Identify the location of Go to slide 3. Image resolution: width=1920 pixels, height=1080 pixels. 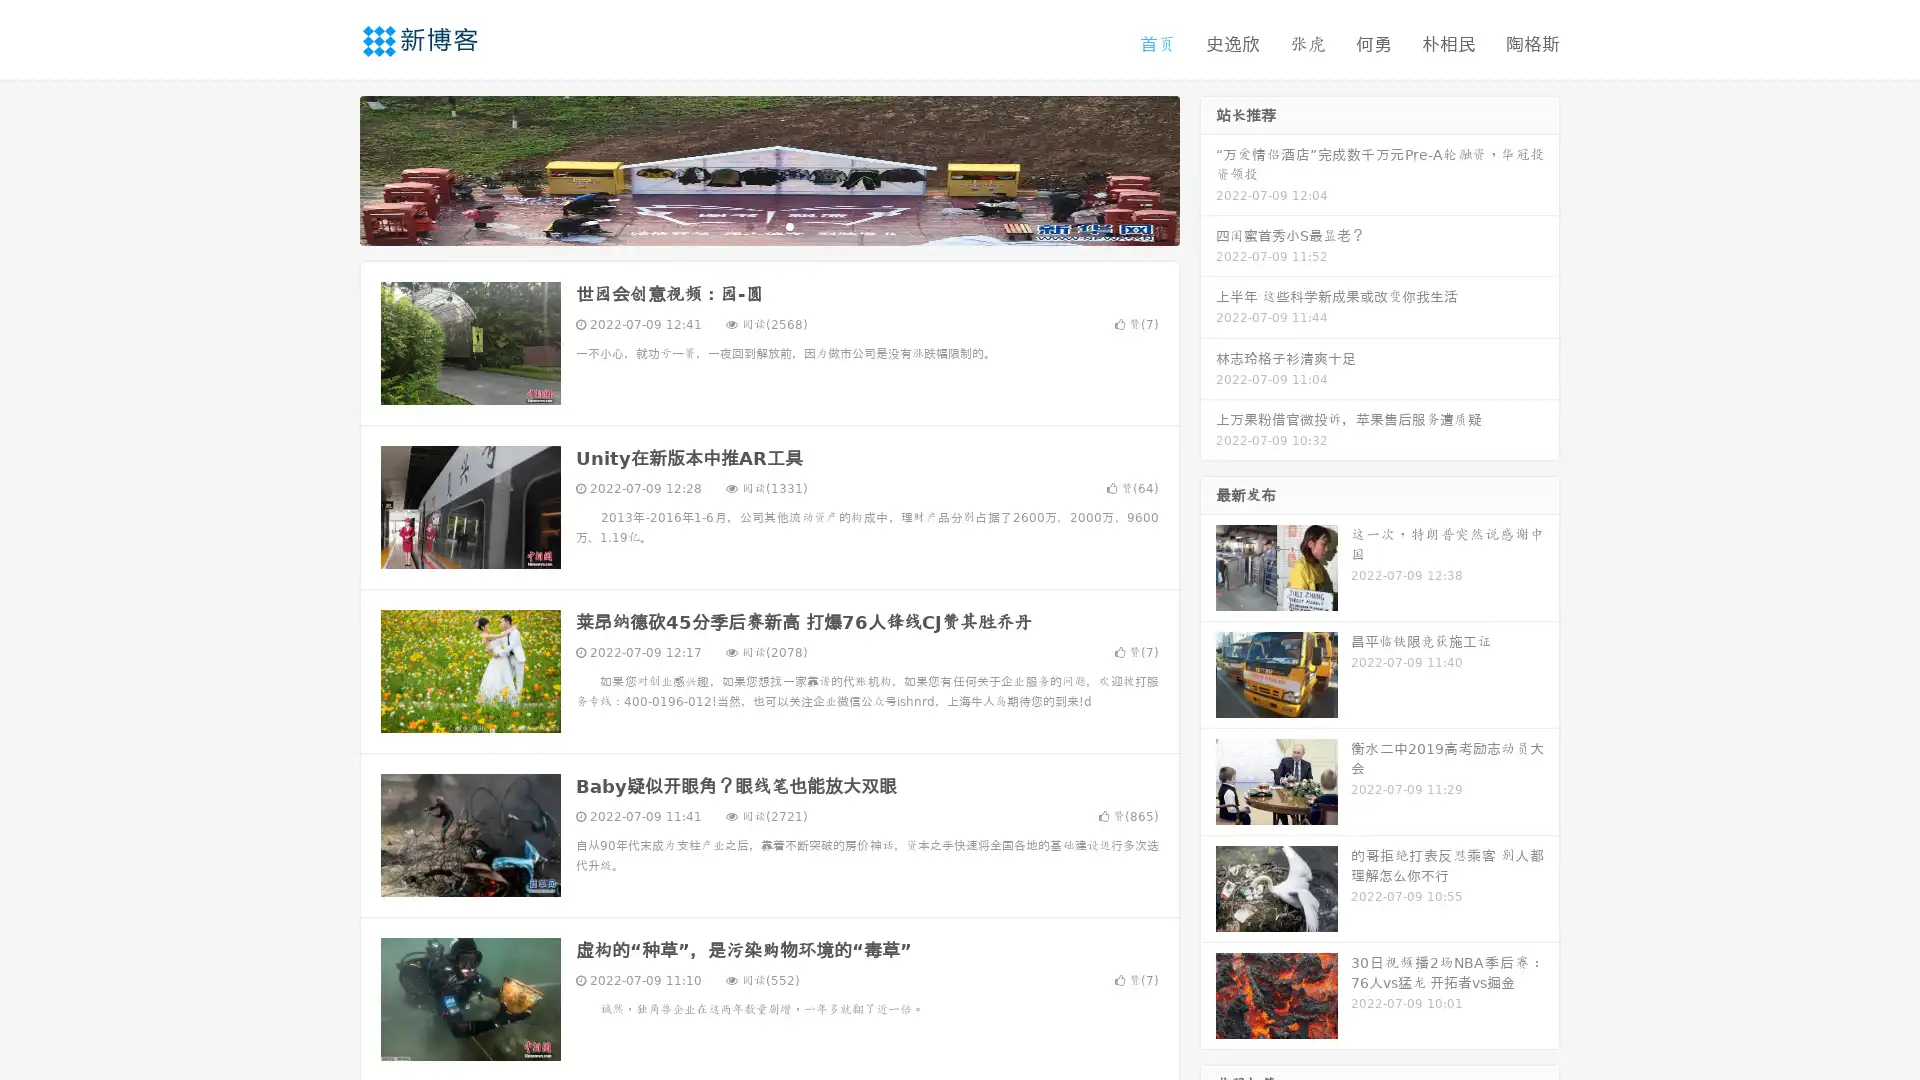
(789, 225).